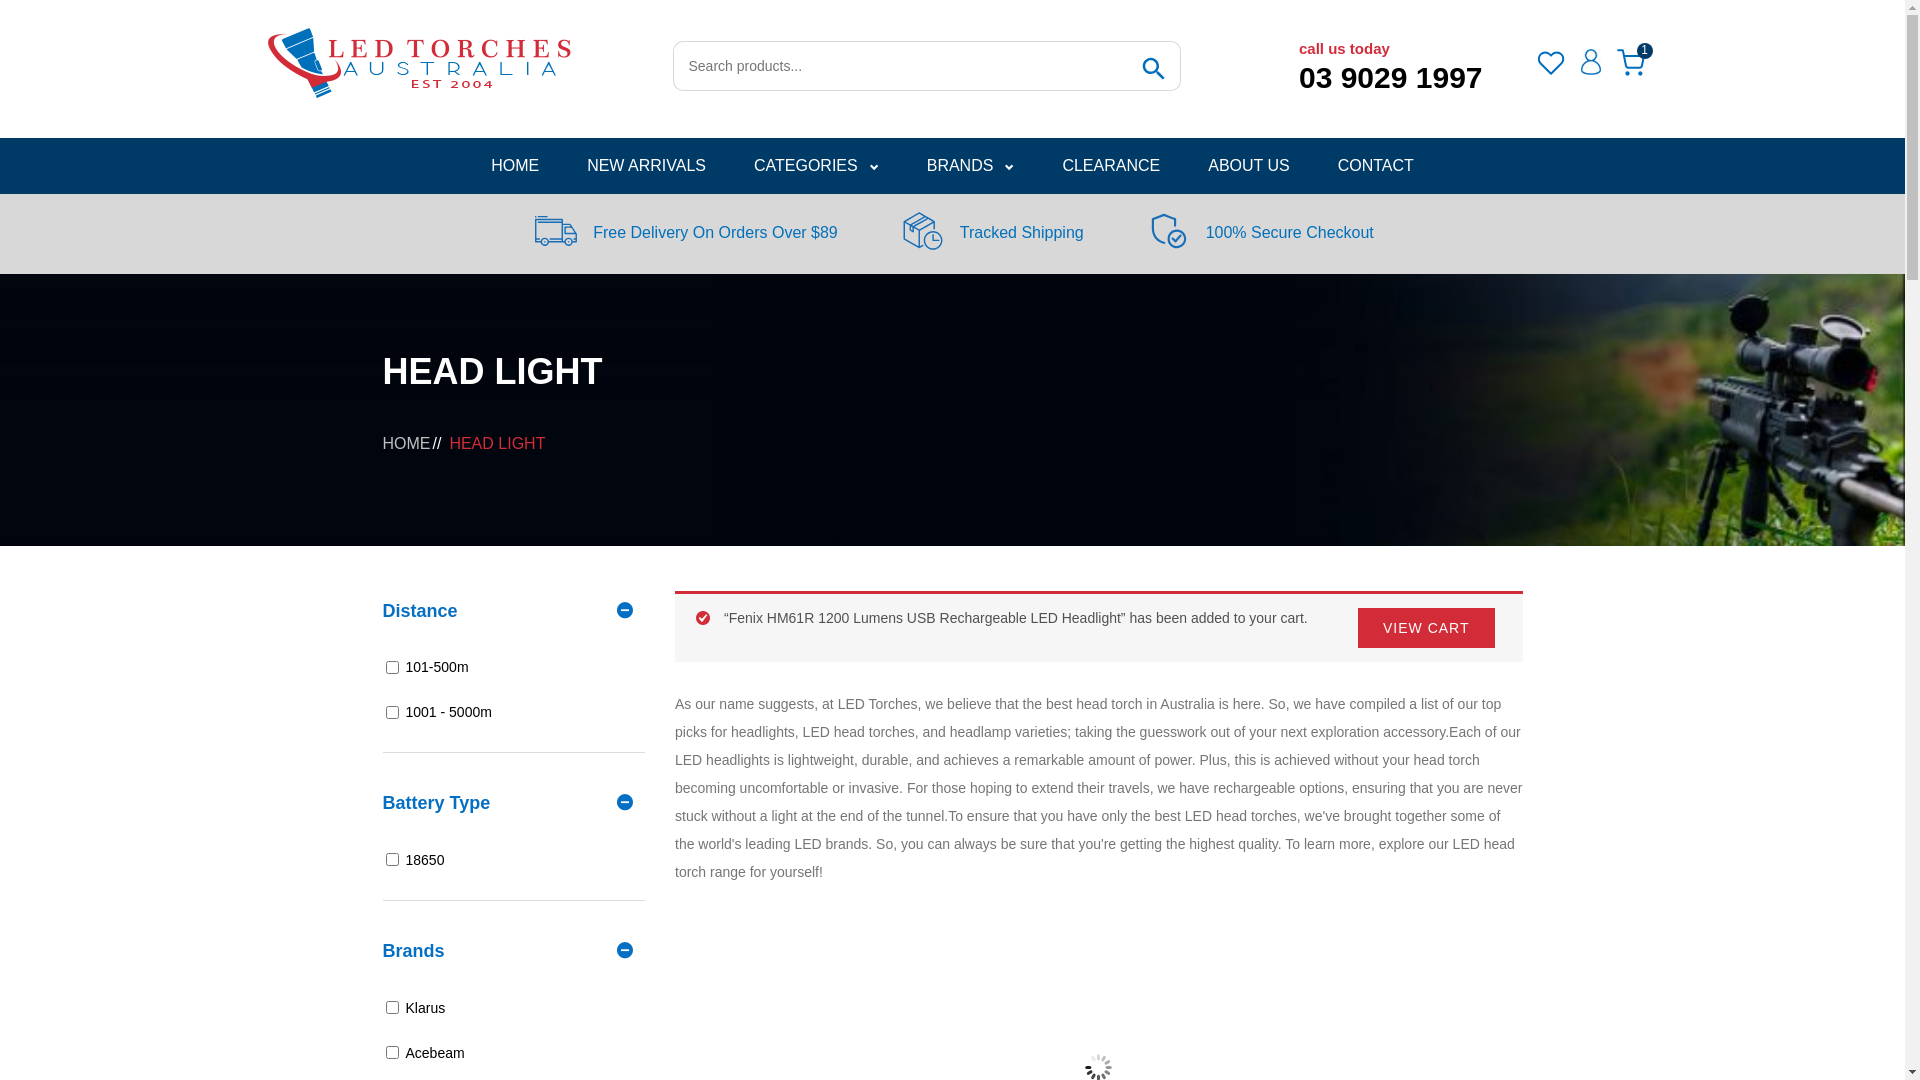  Describe the element at coordinates (514, 164) in the screenshot. I see `'HOME'` at that location.